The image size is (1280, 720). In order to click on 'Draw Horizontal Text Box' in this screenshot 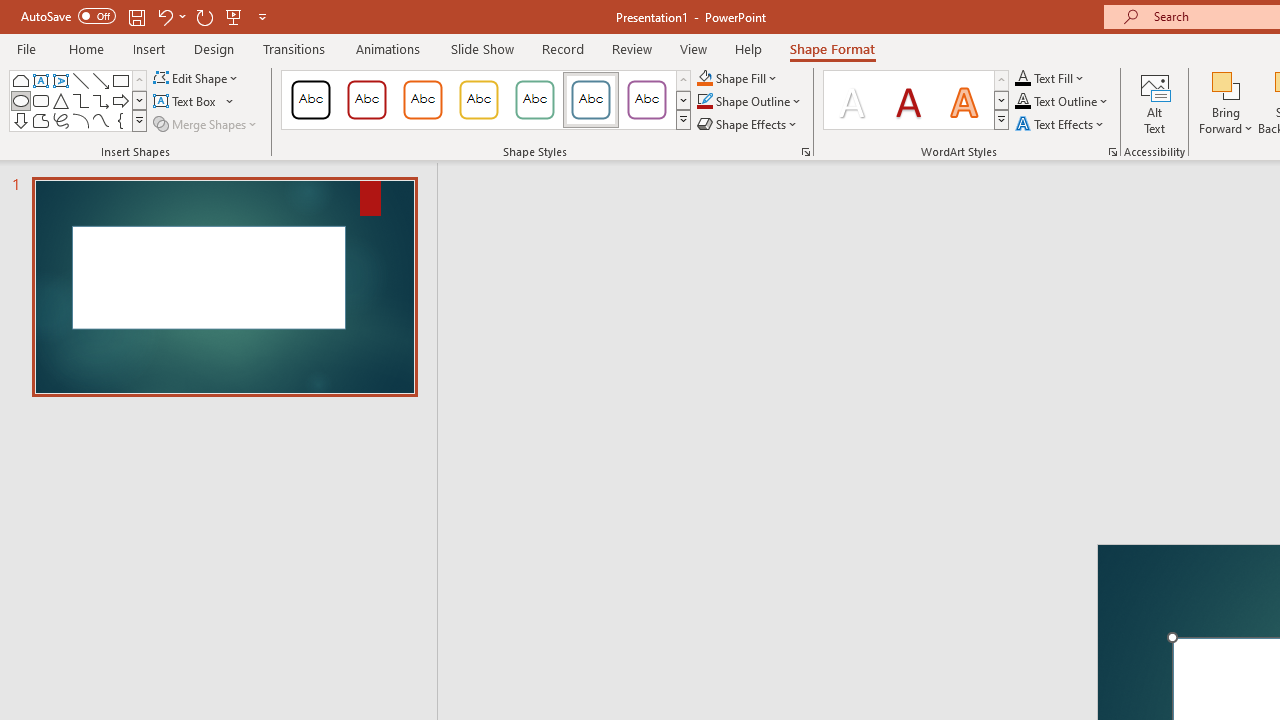, I will do `click(186, 101)`.